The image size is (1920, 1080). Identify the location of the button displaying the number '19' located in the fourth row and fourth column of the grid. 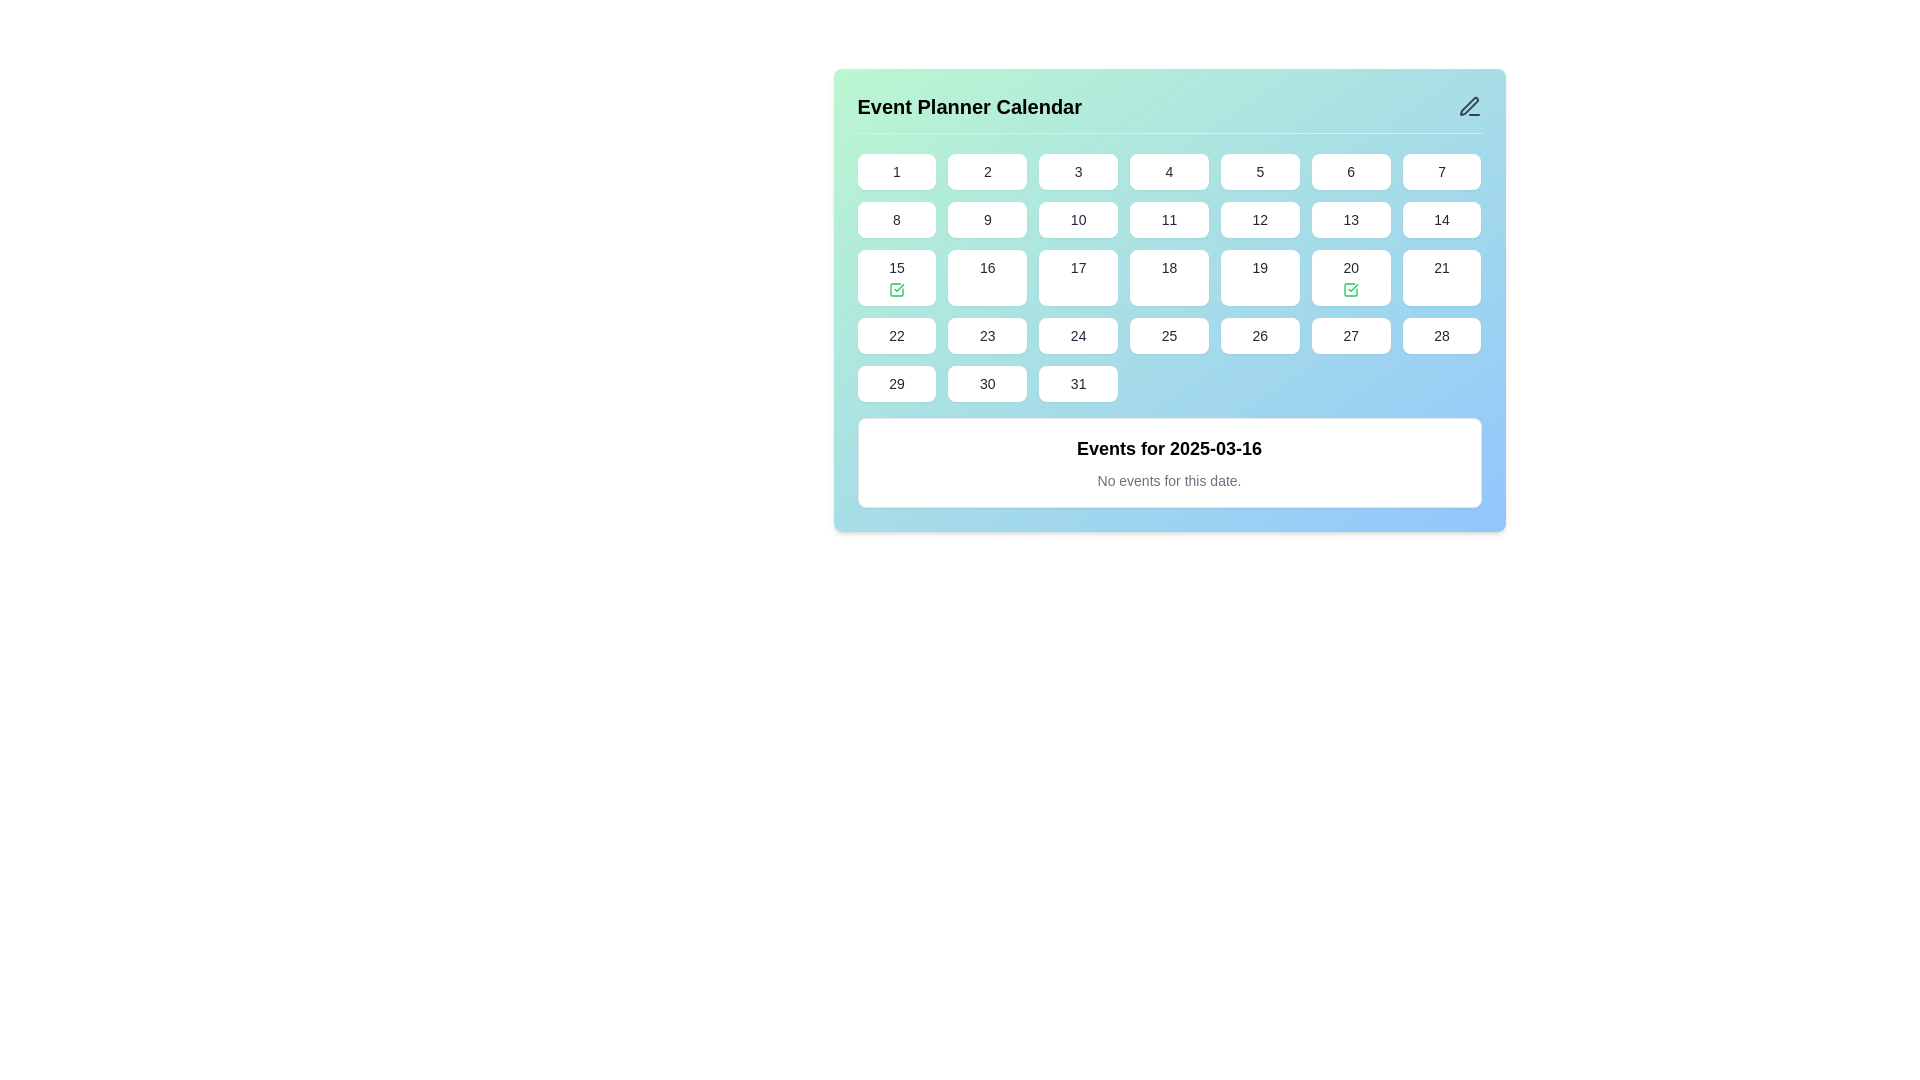
(1259, 277).